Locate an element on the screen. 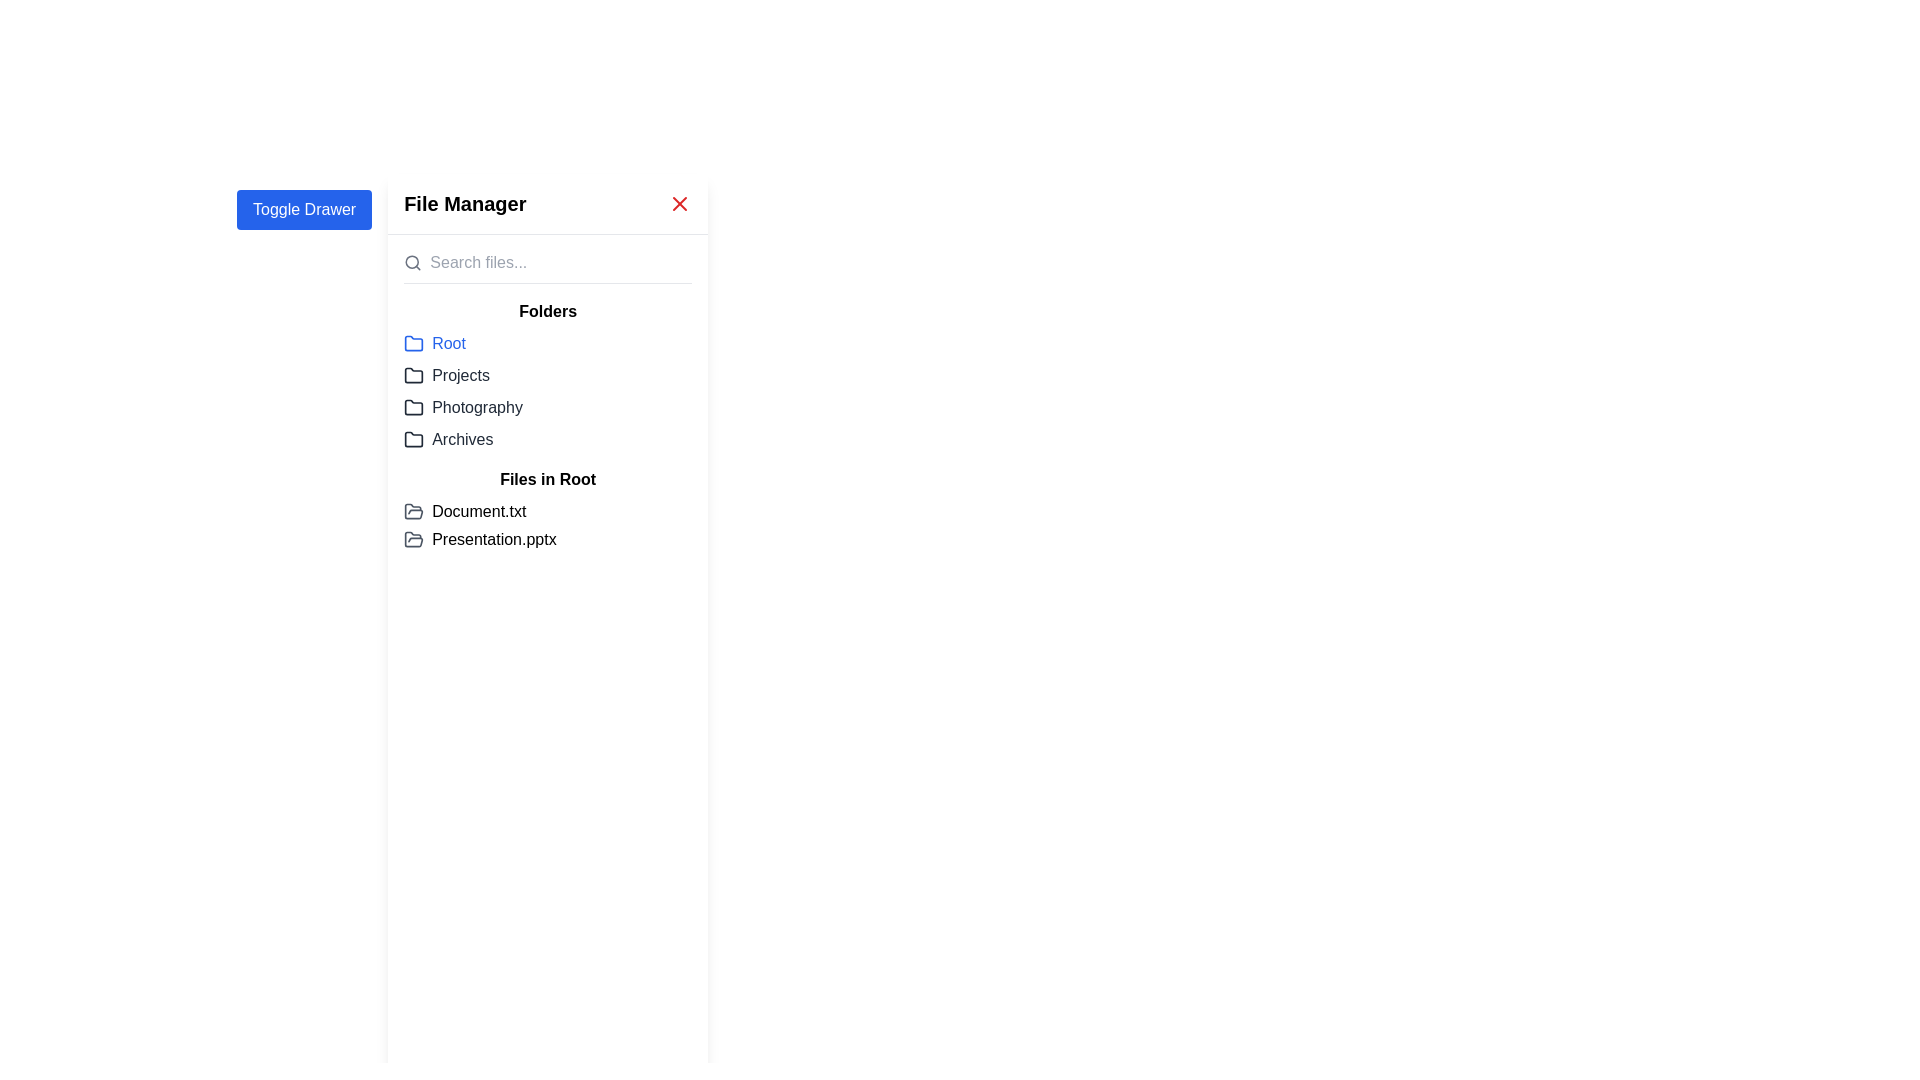 The image size is (1920, 1080). on the text label 'Presentation.pptx' which is the second item in the 'Files in Root' section of the 'File Manager', accompanied by a gray-colored open folder icon is located at coordinates (547, 540).